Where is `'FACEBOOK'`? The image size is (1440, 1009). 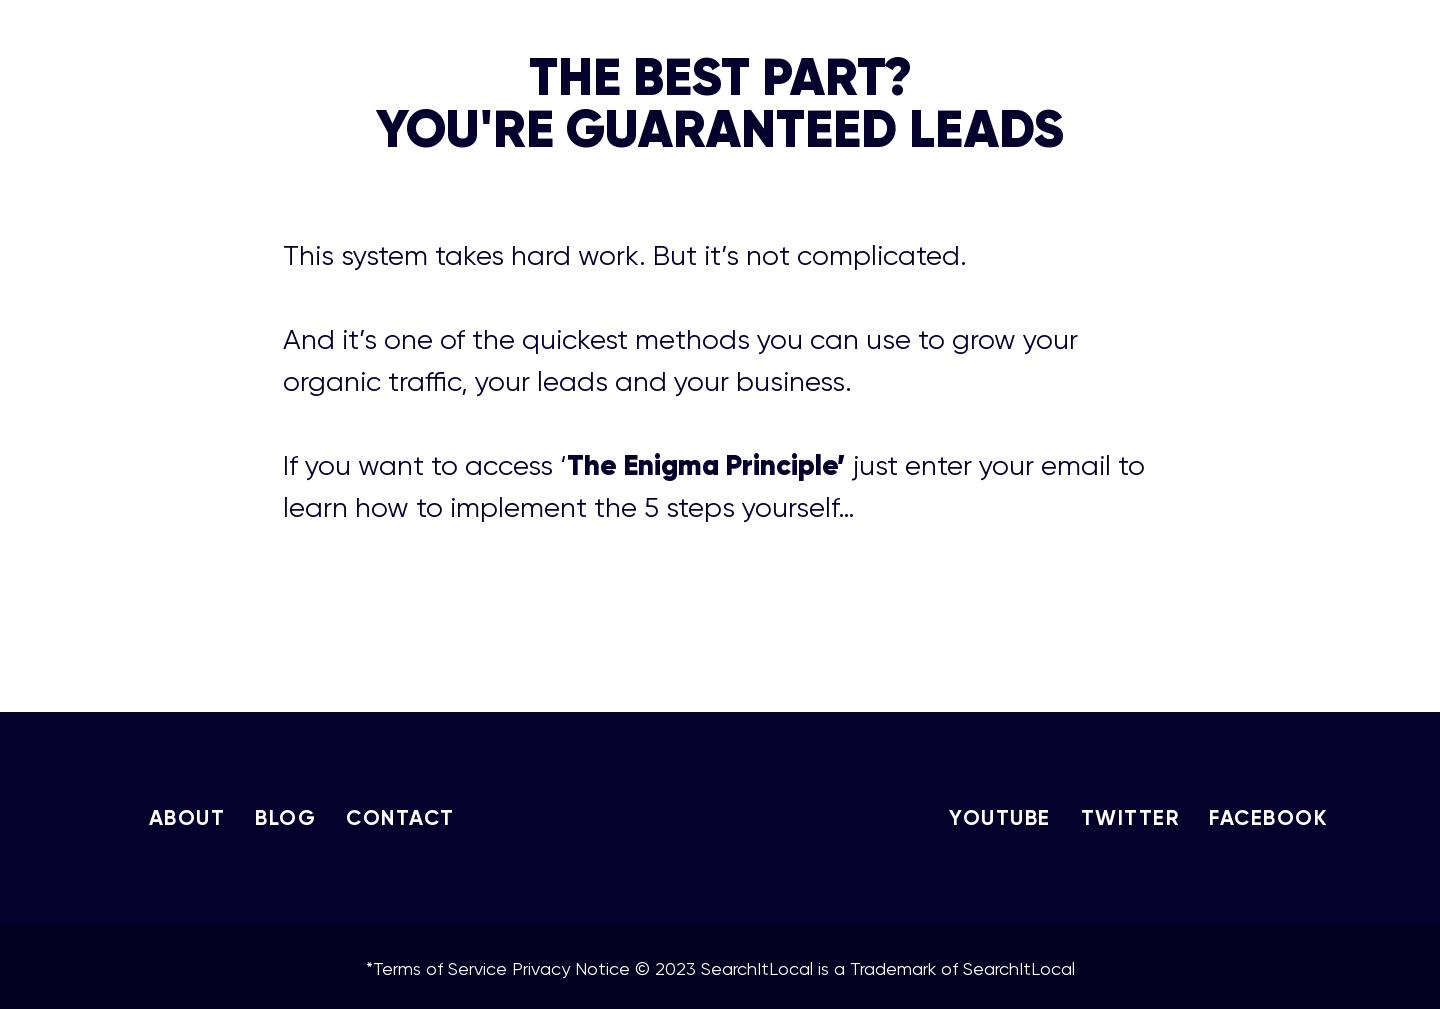 'FACEBOOK' is located at coordinates (1208, 816).